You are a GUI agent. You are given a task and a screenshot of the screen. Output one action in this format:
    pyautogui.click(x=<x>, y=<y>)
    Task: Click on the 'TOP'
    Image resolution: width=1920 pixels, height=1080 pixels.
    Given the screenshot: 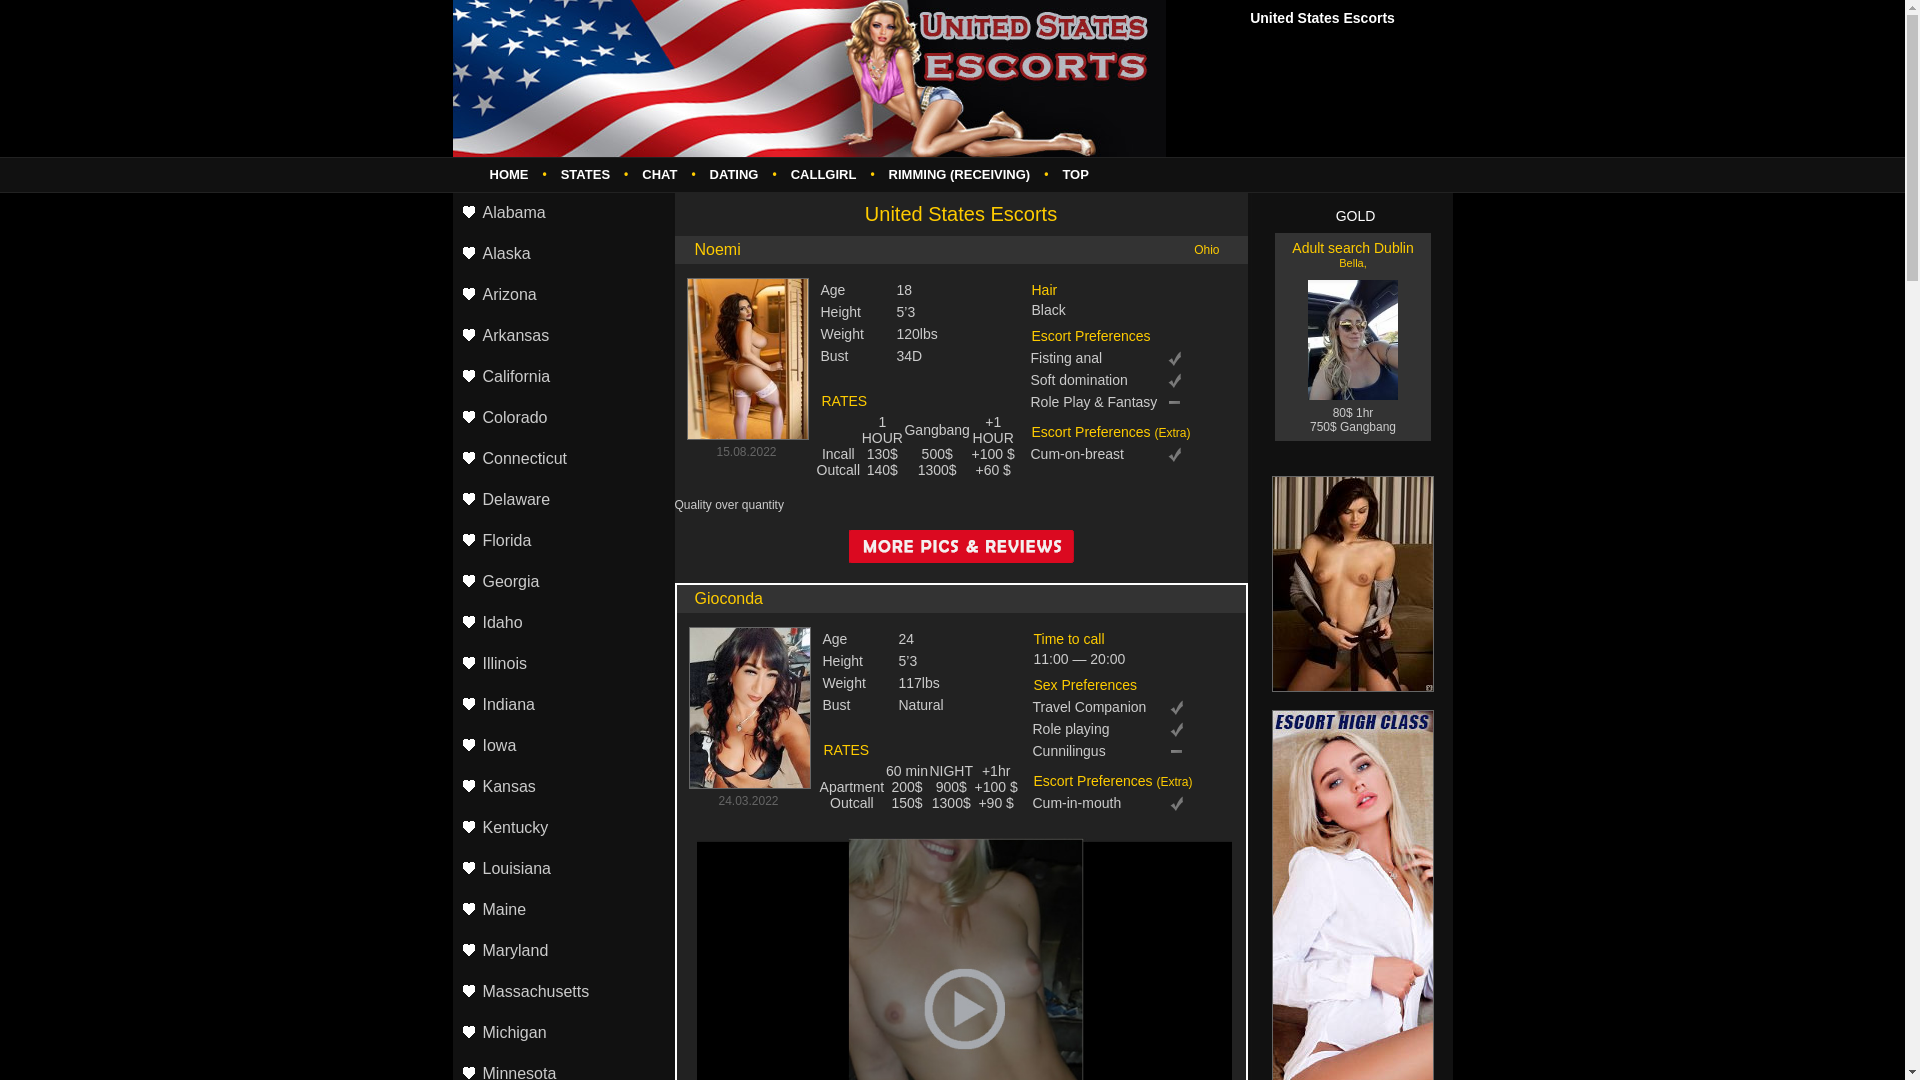 What is the action you would take?
    pyautogui.click(x=1050, y=173)
    